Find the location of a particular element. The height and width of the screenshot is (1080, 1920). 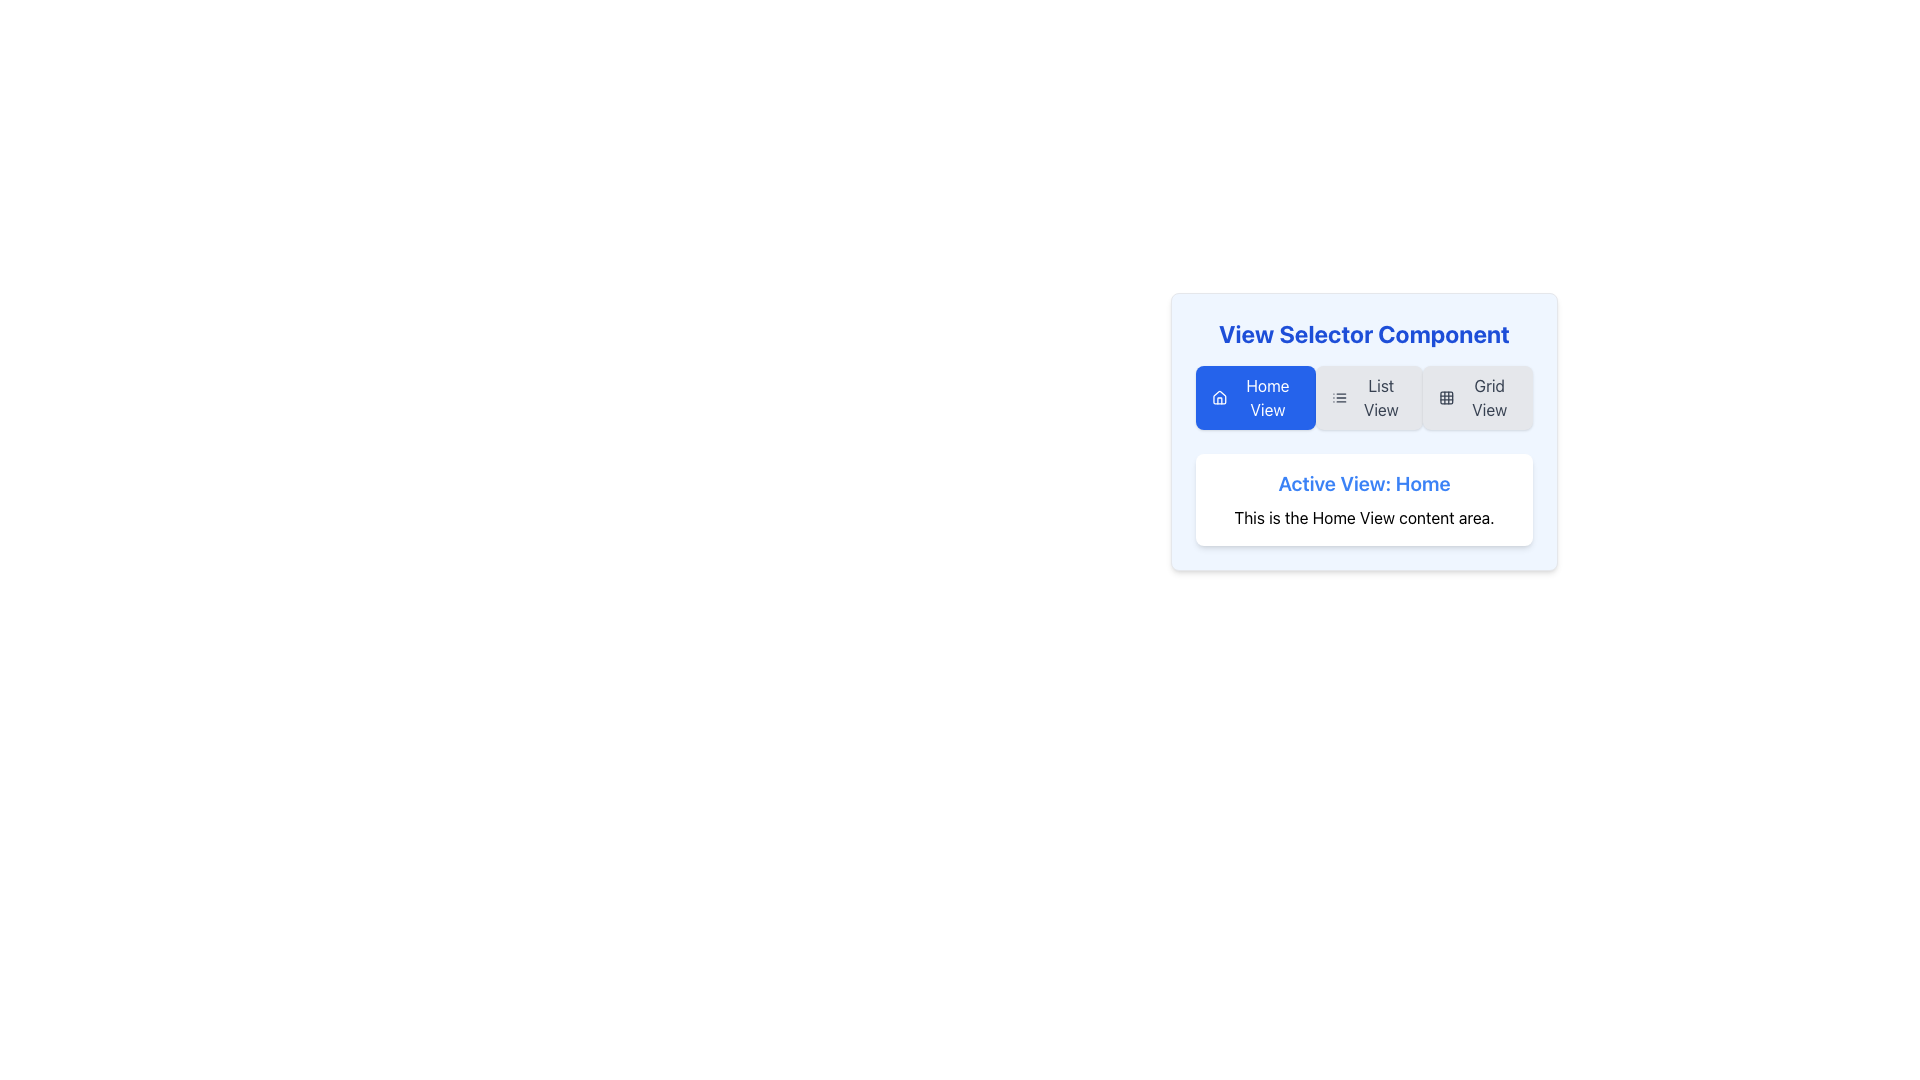

the second button in the 'View Selector Component' is located at coordinates (1368, 397).